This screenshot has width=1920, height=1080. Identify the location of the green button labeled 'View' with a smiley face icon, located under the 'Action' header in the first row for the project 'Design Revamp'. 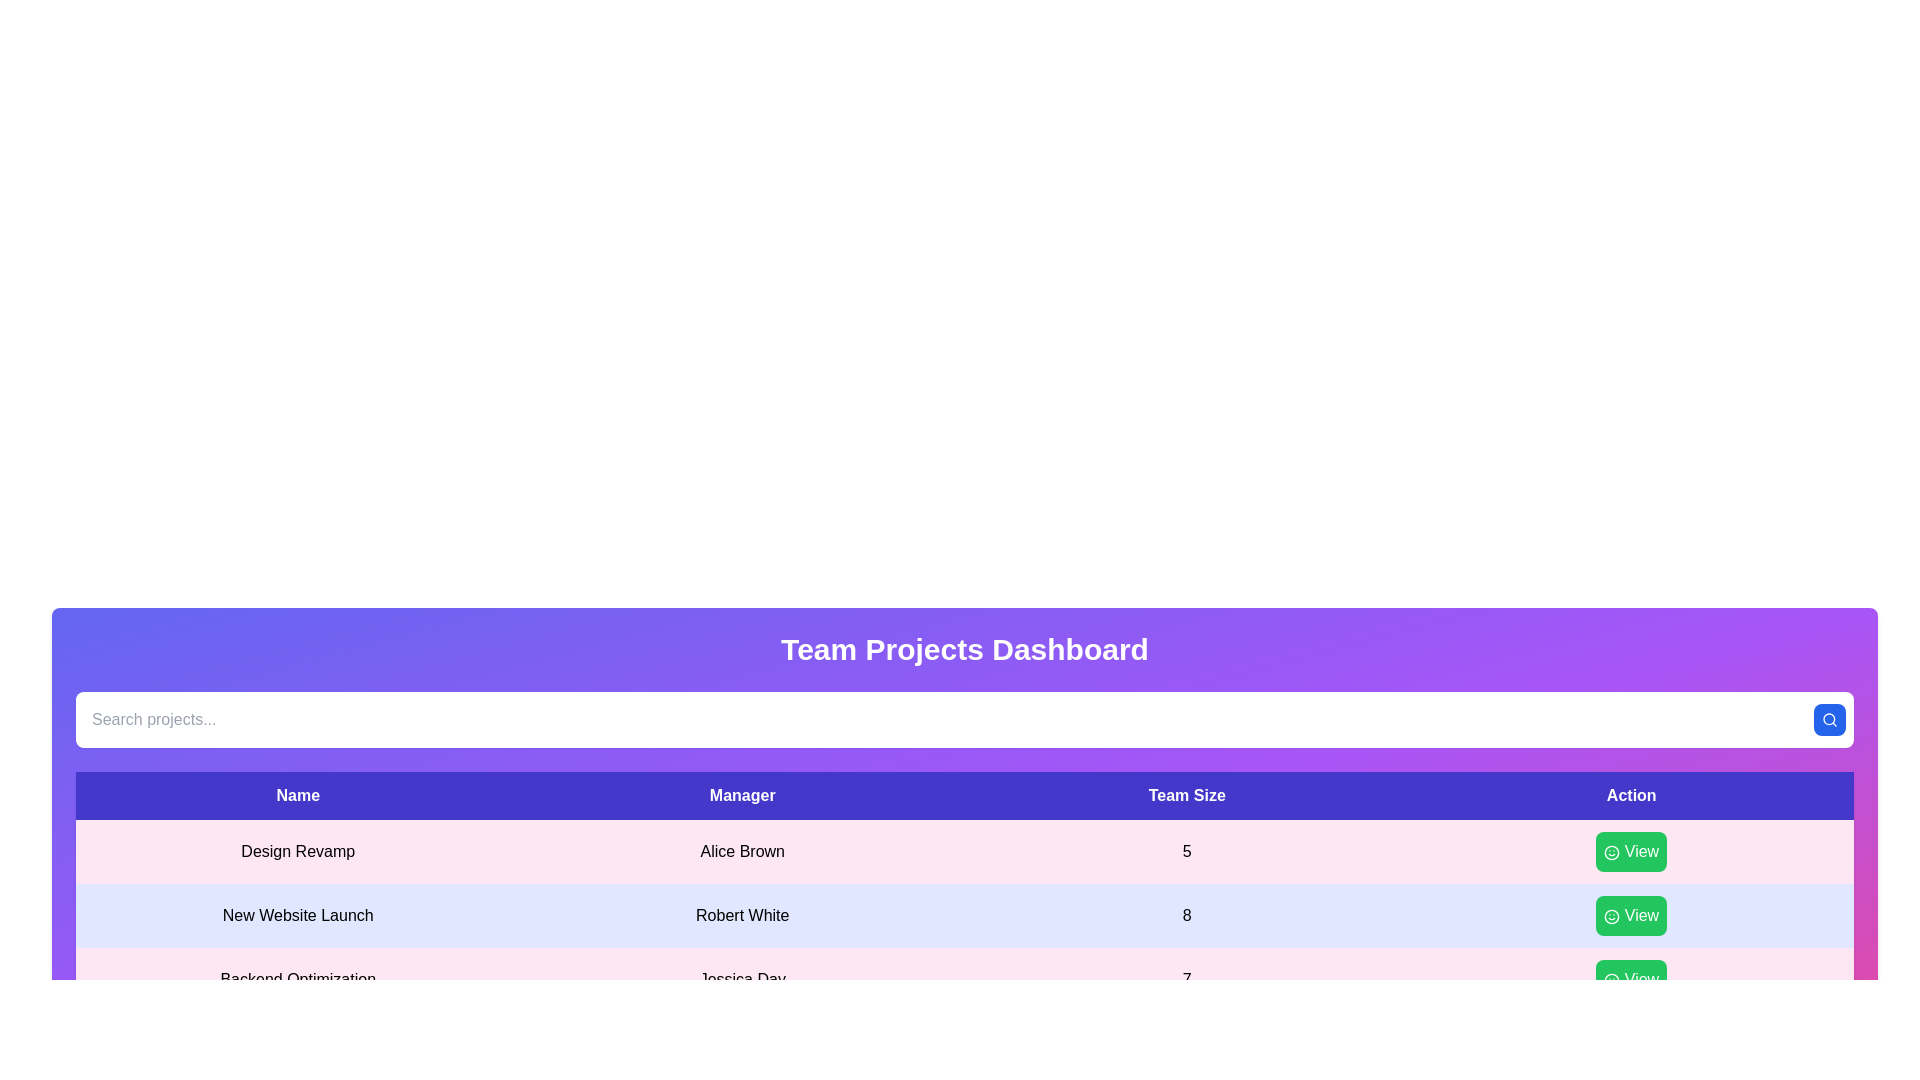
(1631, 852).